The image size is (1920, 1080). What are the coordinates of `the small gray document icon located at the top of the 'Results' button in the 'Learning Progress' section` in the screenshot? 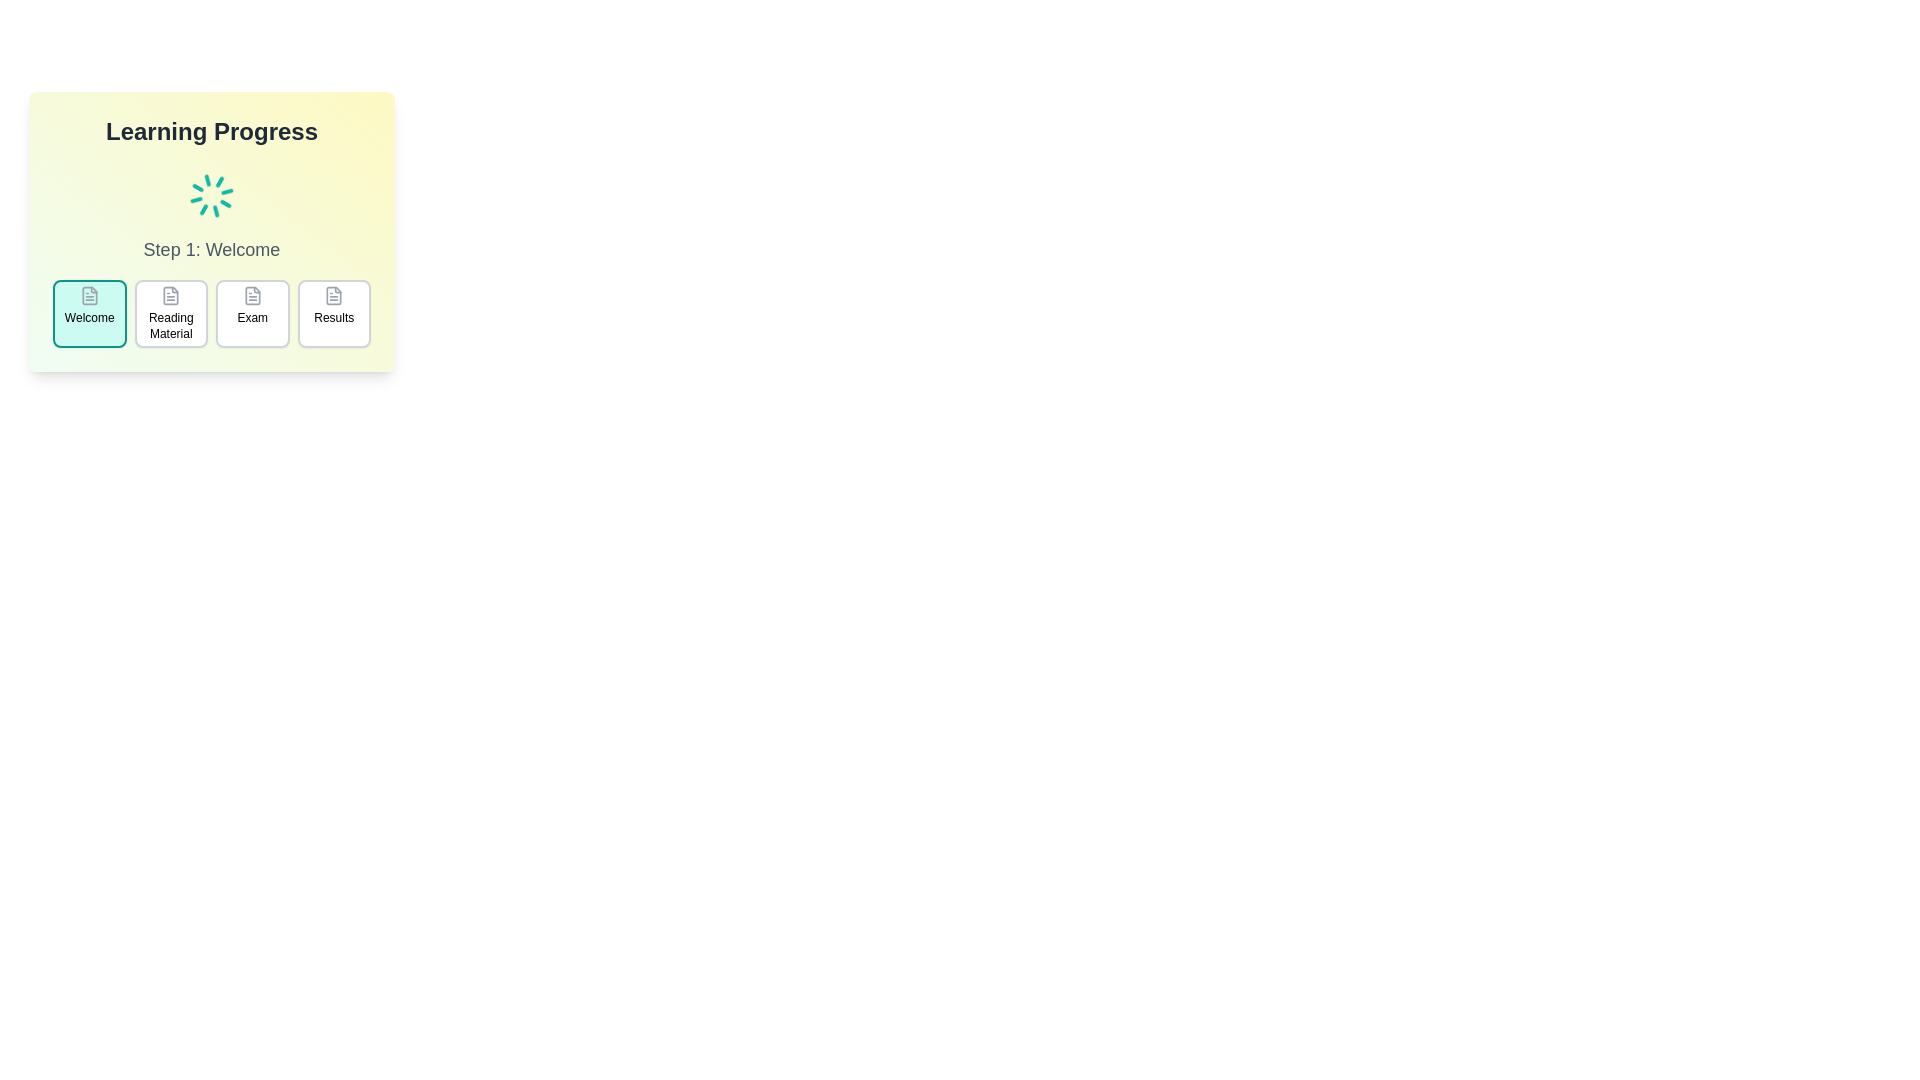 It's located at (334, 296).